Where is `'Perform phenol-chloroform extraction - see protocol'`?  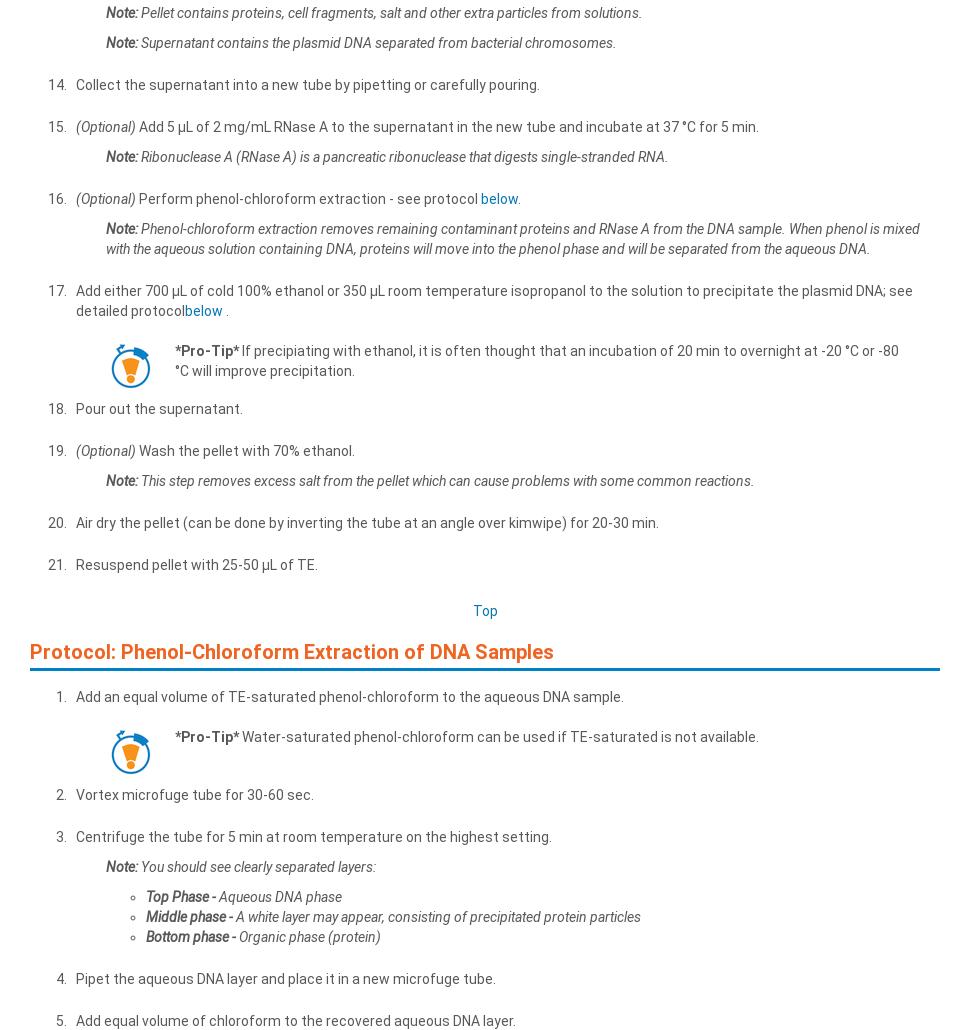
'Perform phenol-chloroform extraction - see protocol' is located at coordinates (308, 197).